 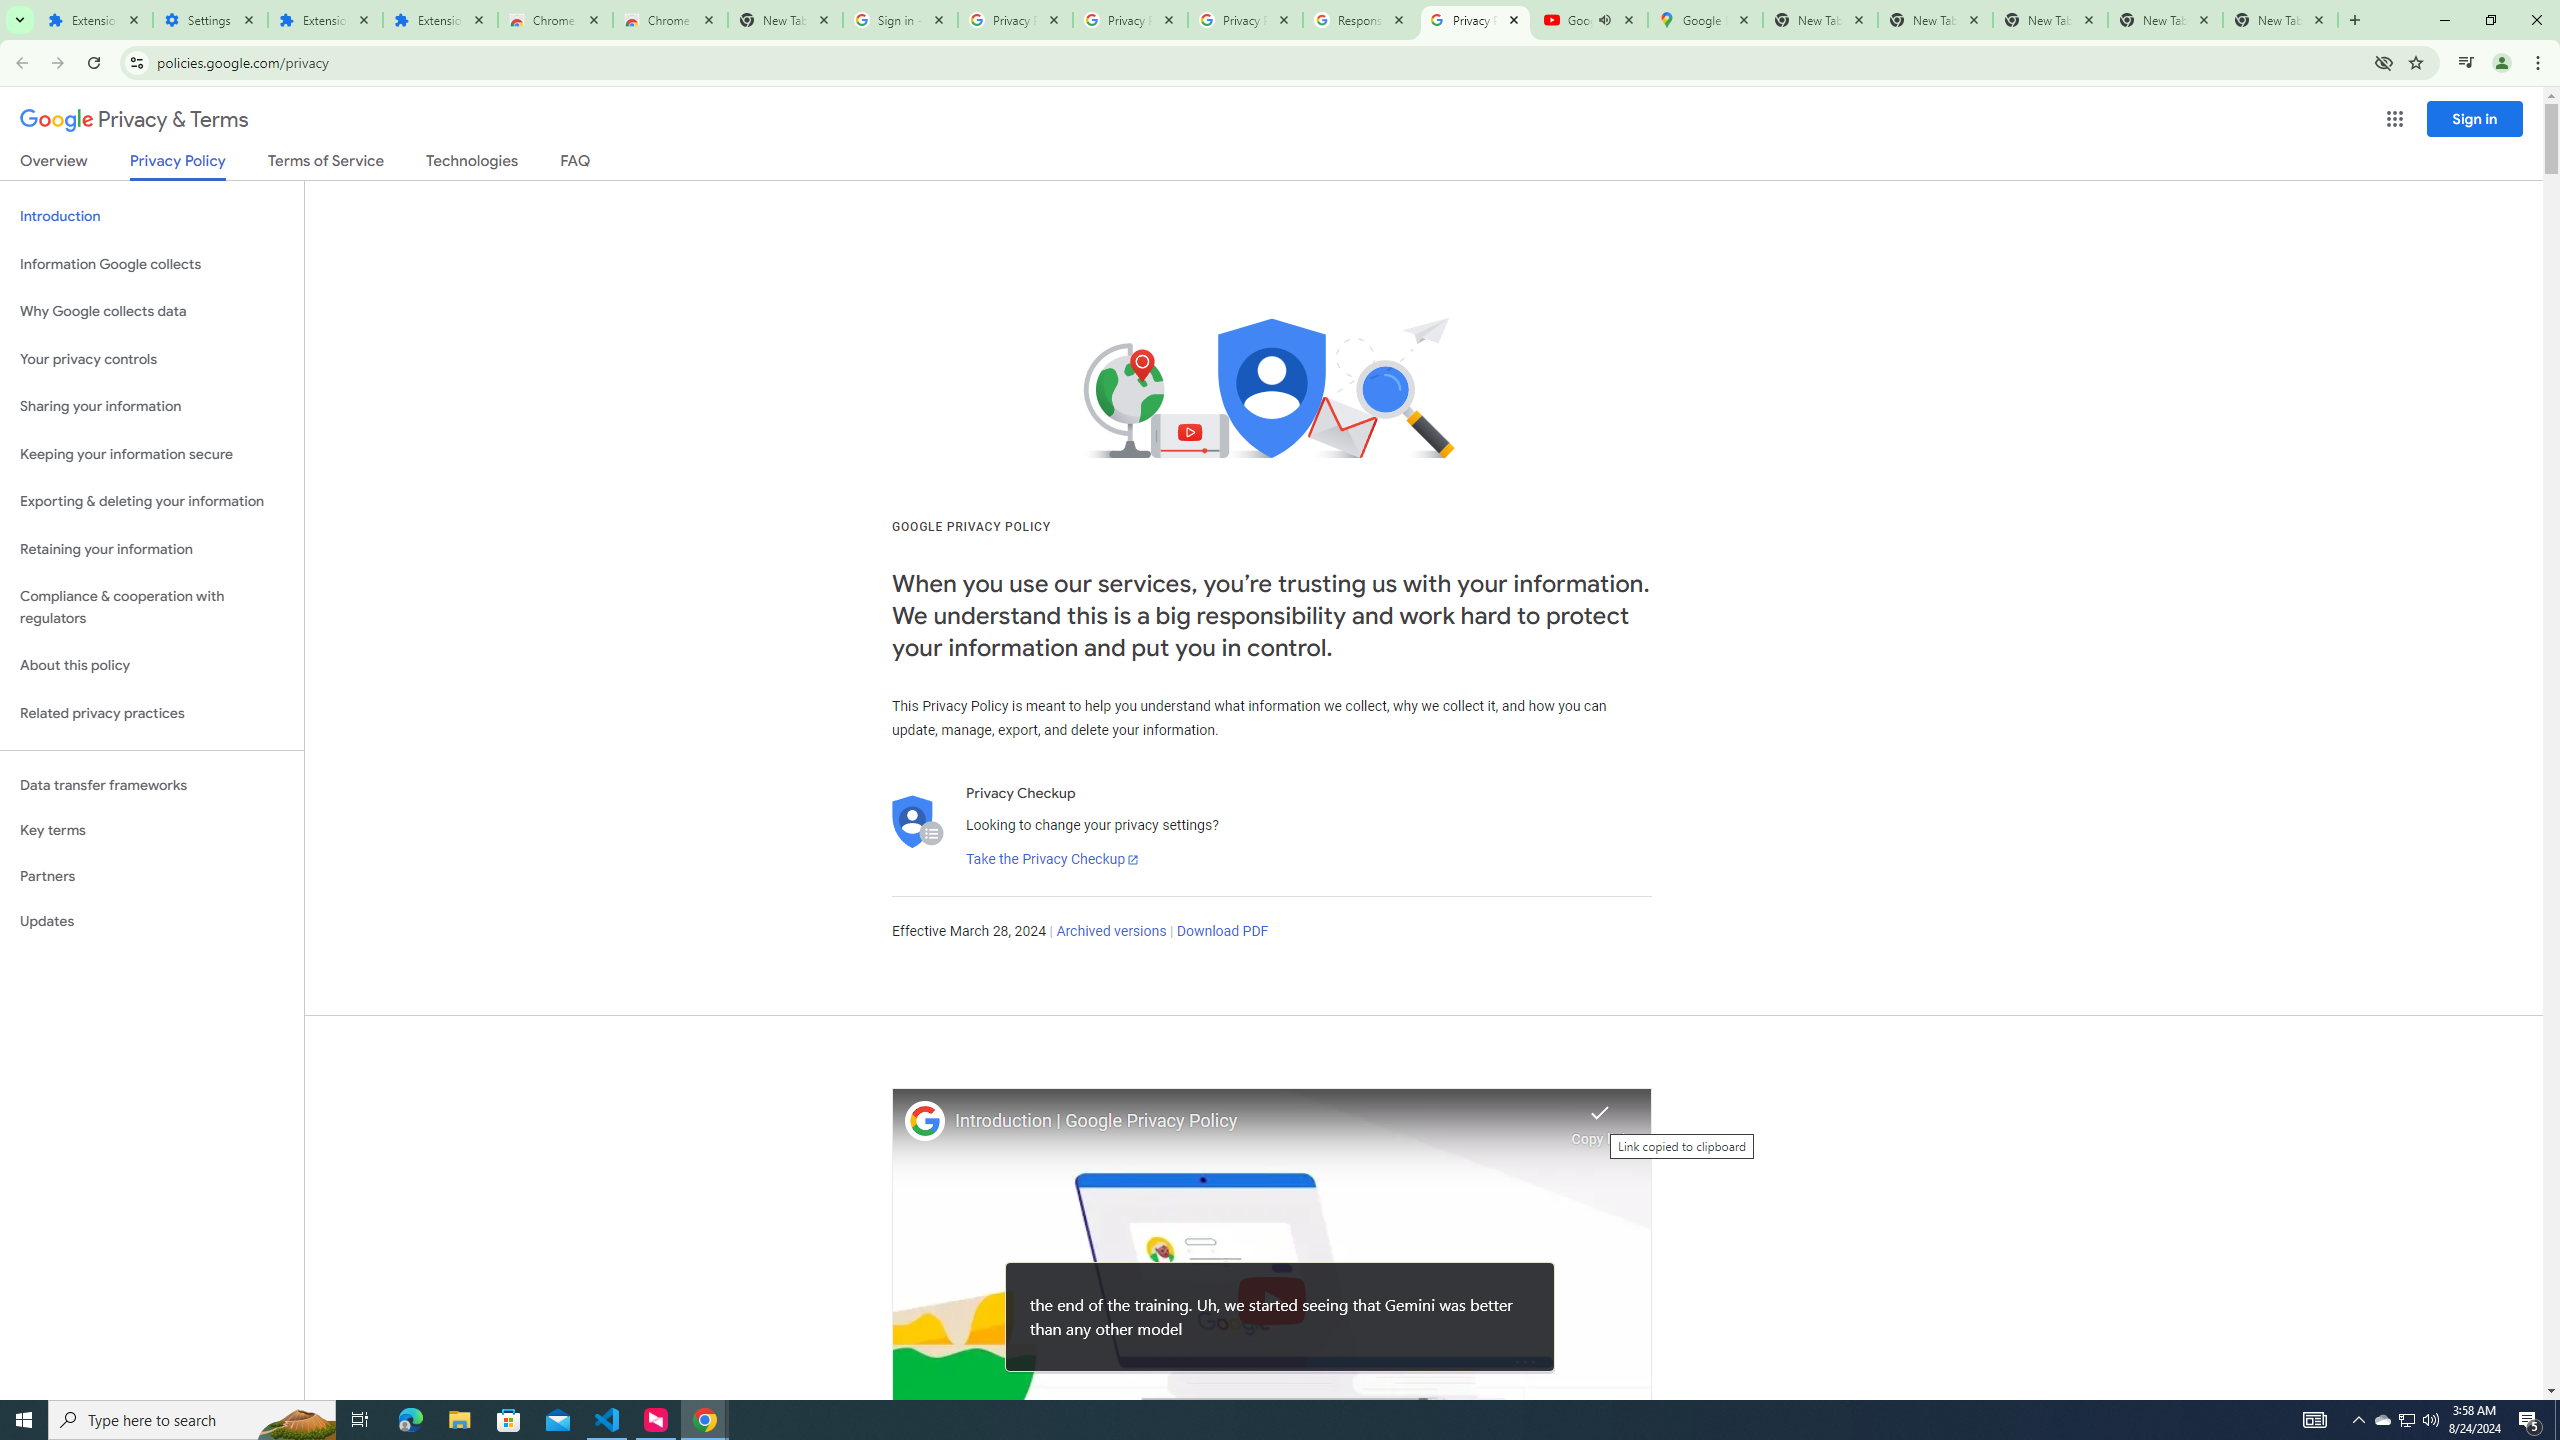 I want to click on 'Introduction', so click(x=151, y=215).